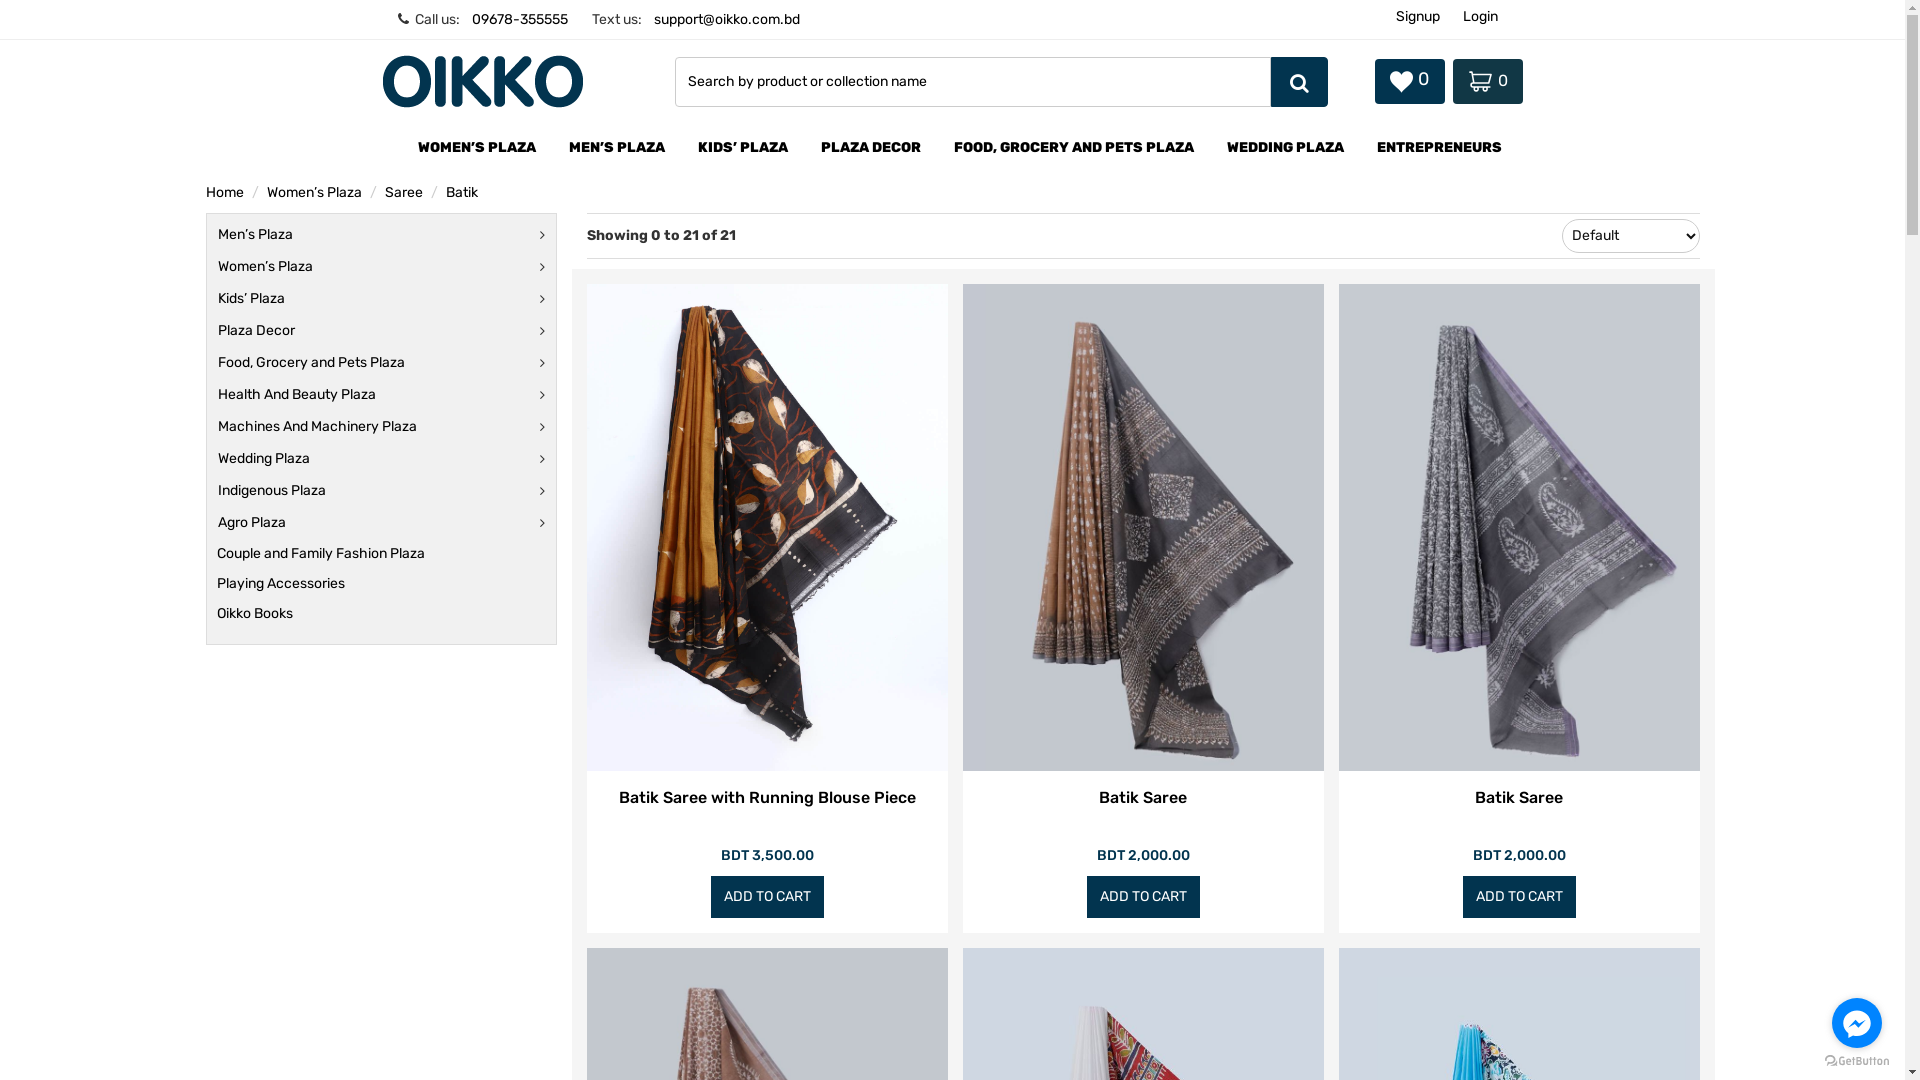 This screenshot has width=1920, height=1080. What do you see at coordinates (1438, 148) in the screenshot?
I see `'ENTREPRENEURS'` at bounding box center [1438, 148].